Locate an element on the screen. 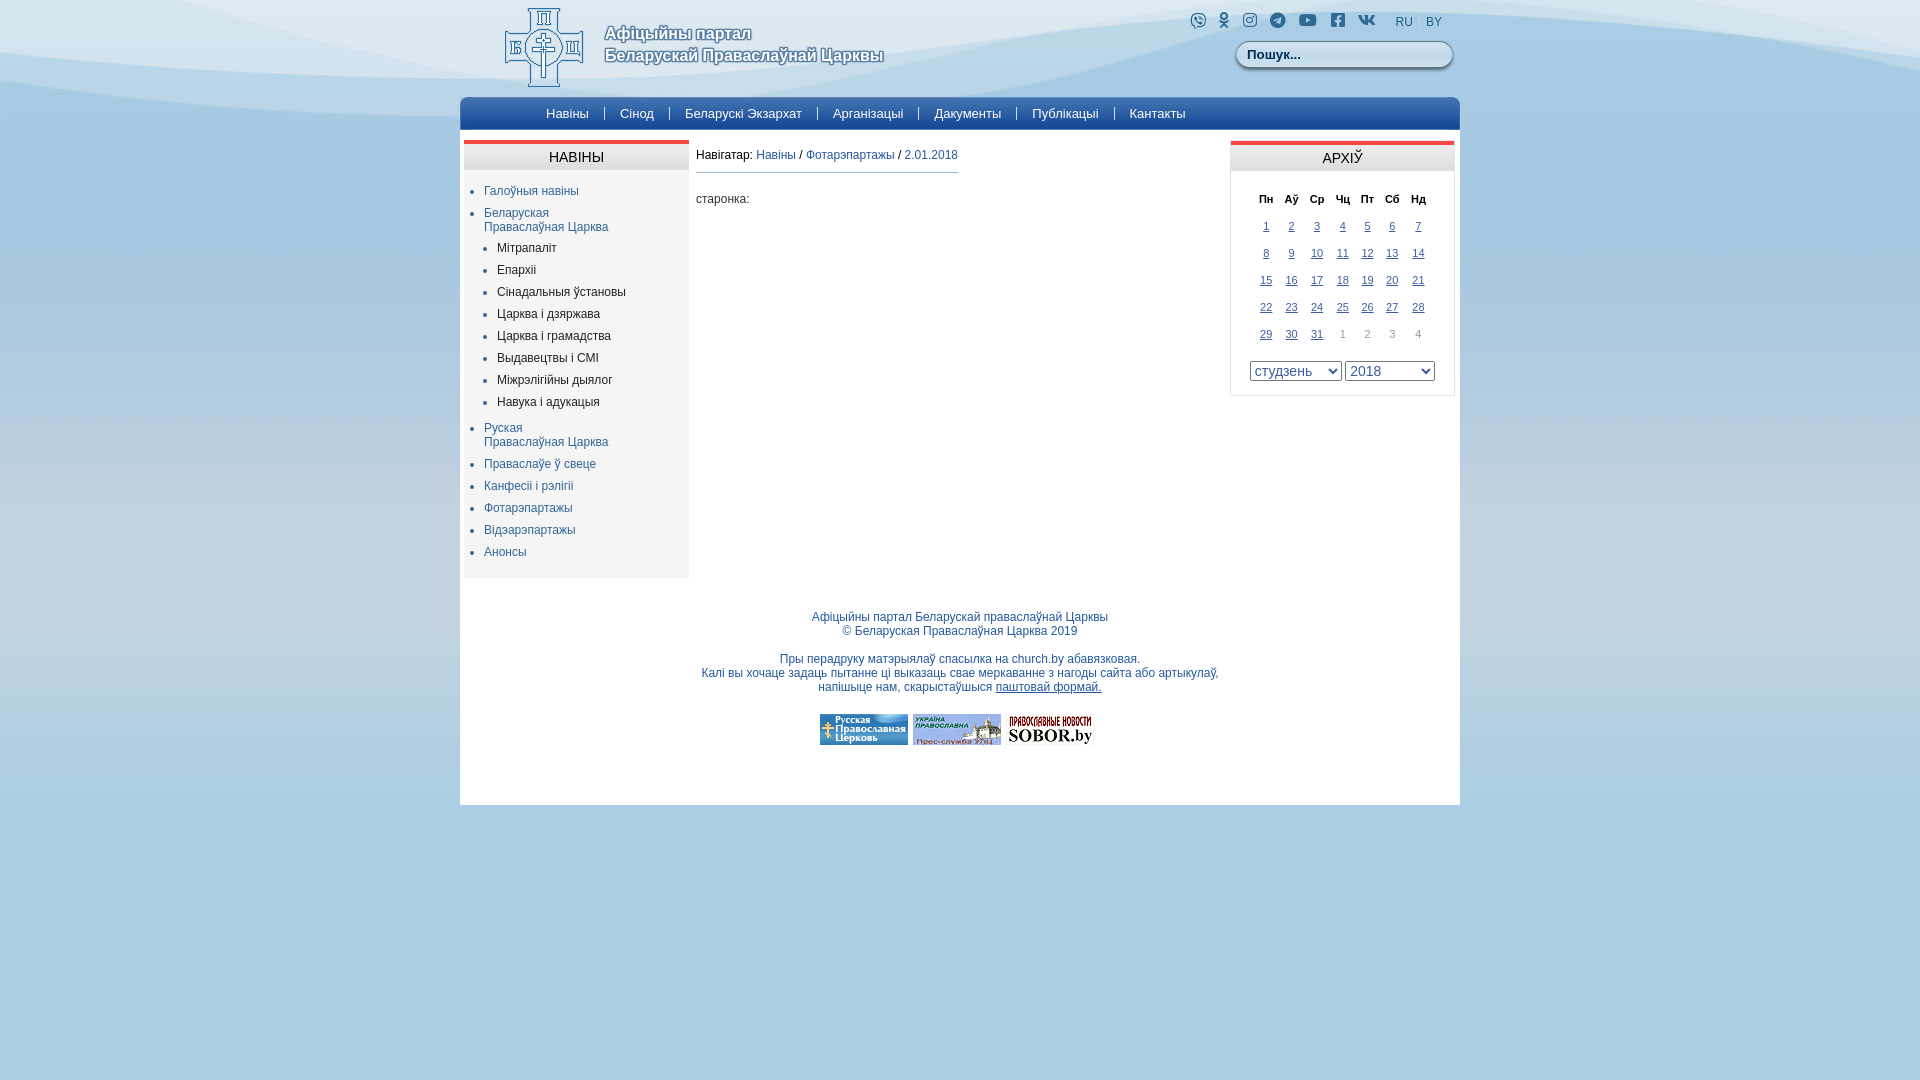 This screenshot has width=1920, height=1080. 'BY' is located at coordinates (1433, 22).